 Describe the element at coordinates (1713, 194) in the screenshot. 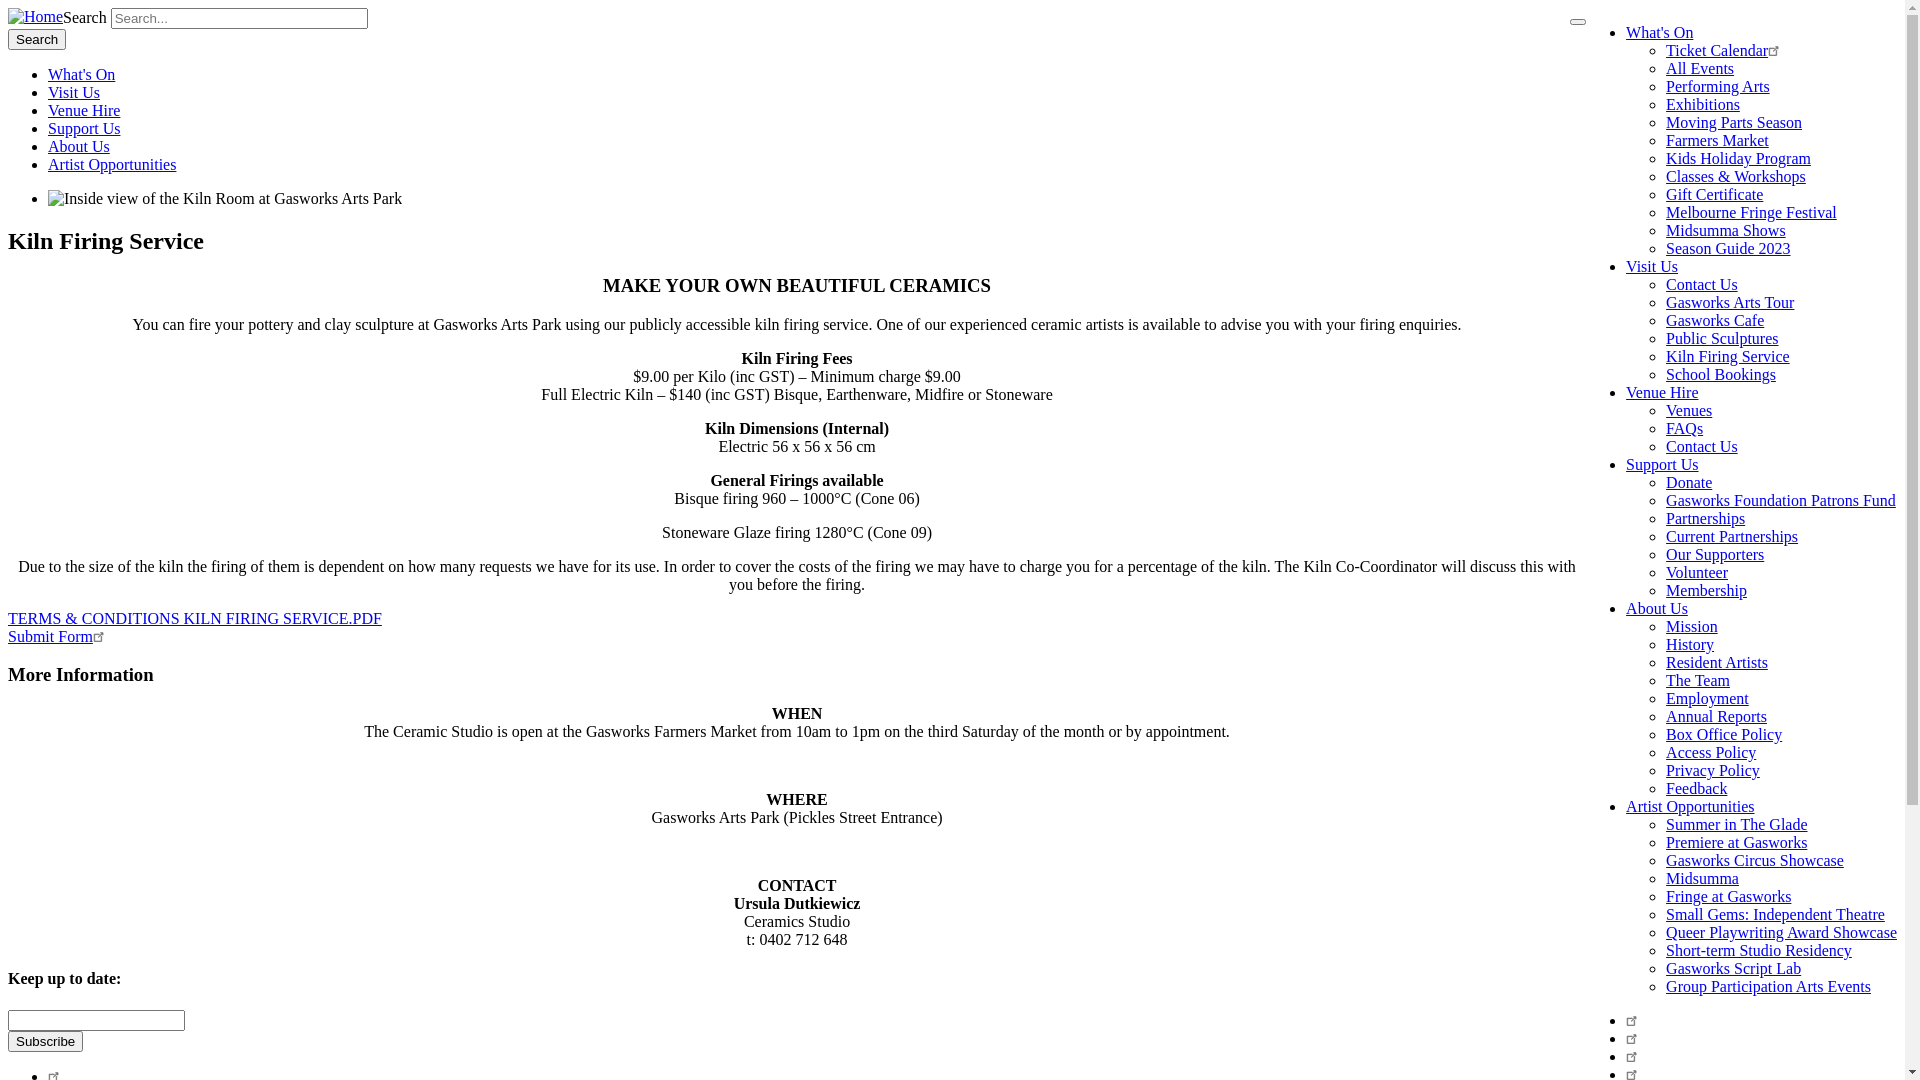

I see `'Gift Certificate'` at that location.